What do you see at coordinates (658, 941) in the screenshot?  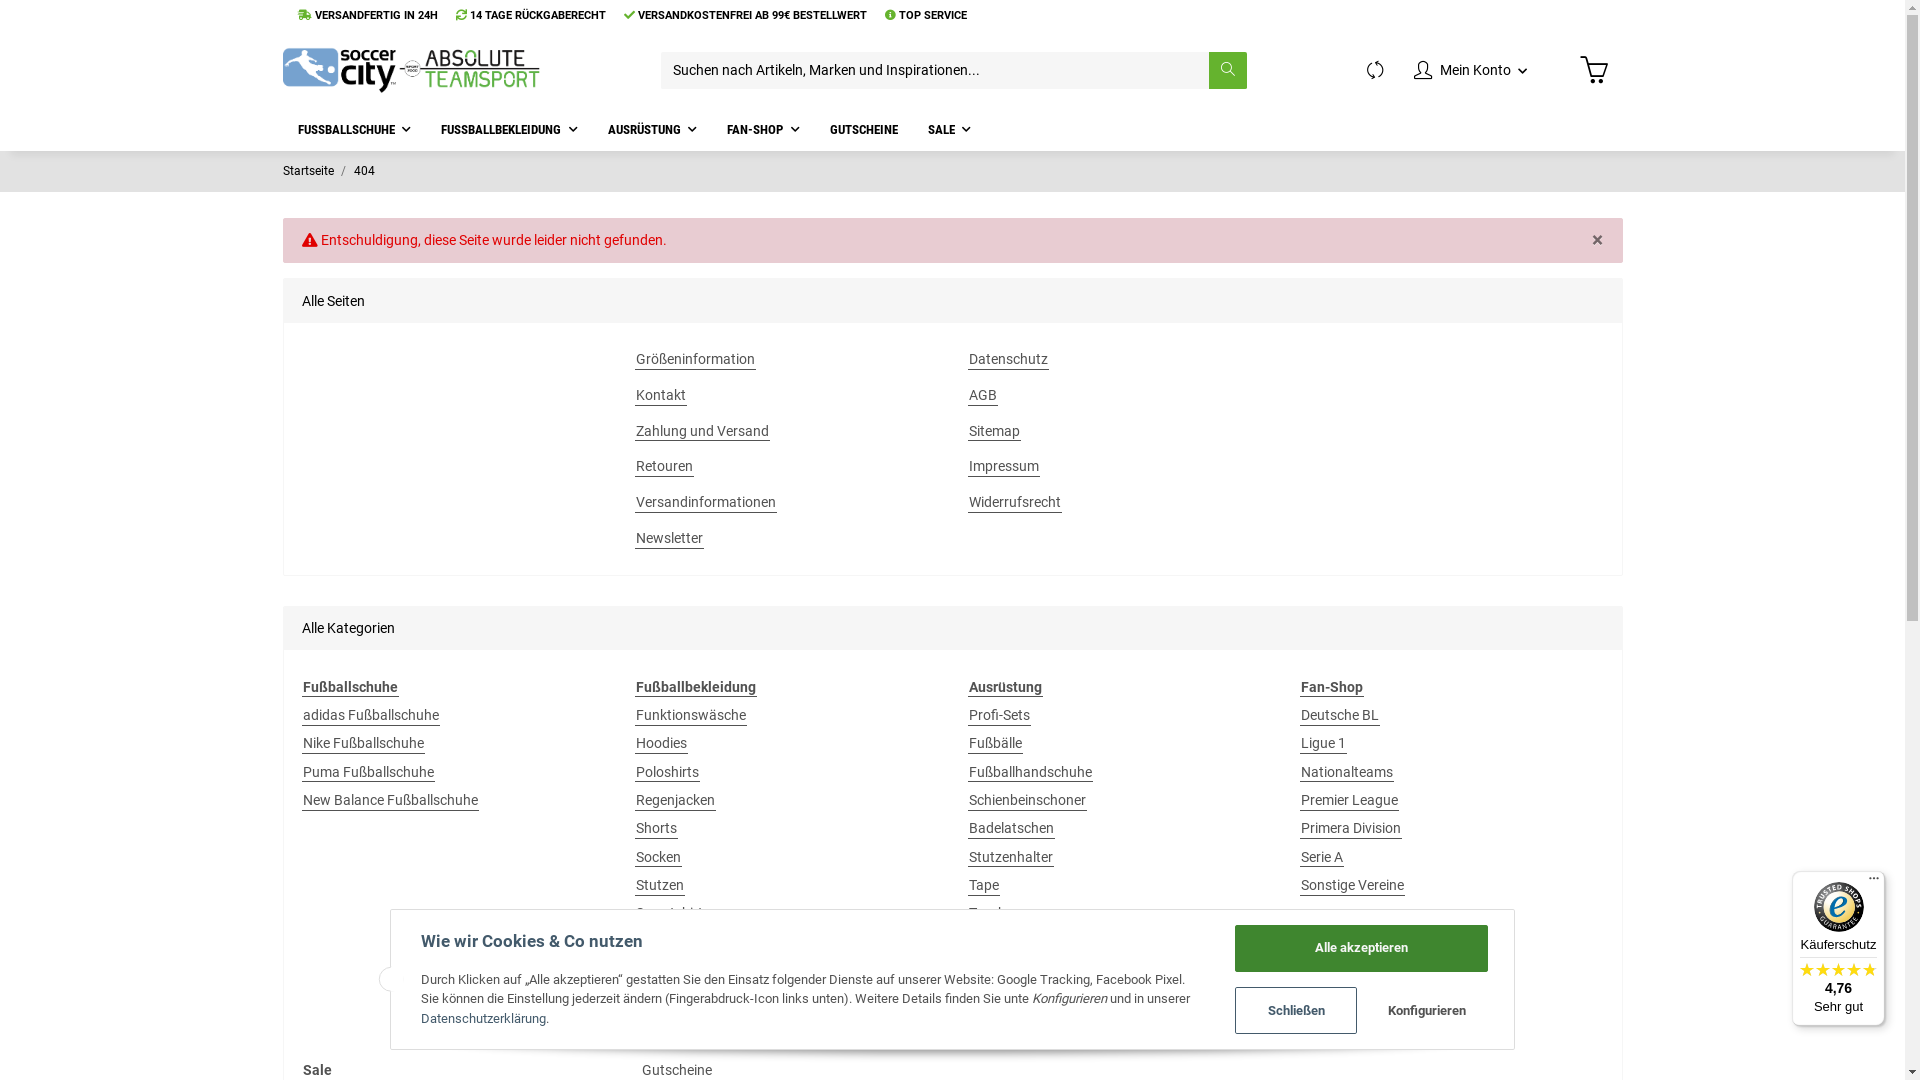 I see `'T-Shirts'` at bounding box center [658, 941].